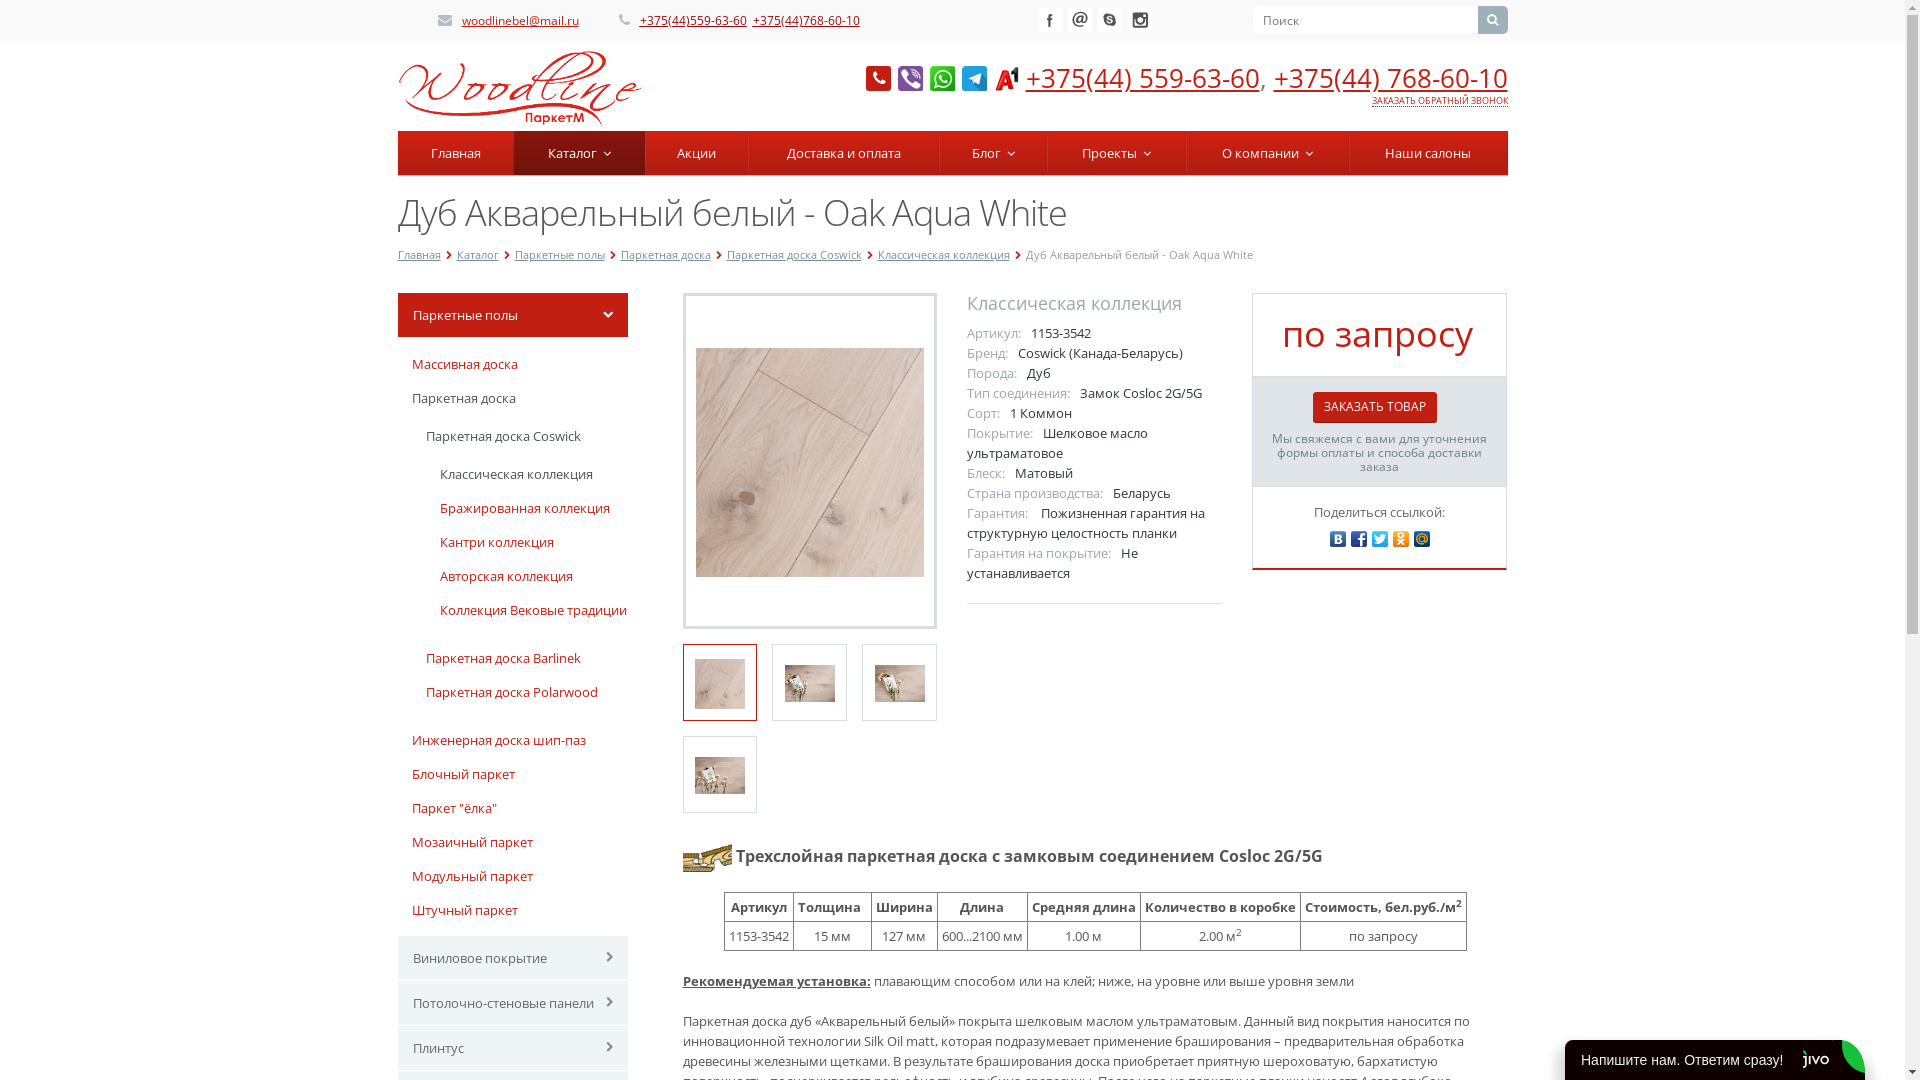 The image size is (1920, 1080). Describe the element at coordinates (909, 77) in the screenshot. I see `'viber_icon.png'` at that location.